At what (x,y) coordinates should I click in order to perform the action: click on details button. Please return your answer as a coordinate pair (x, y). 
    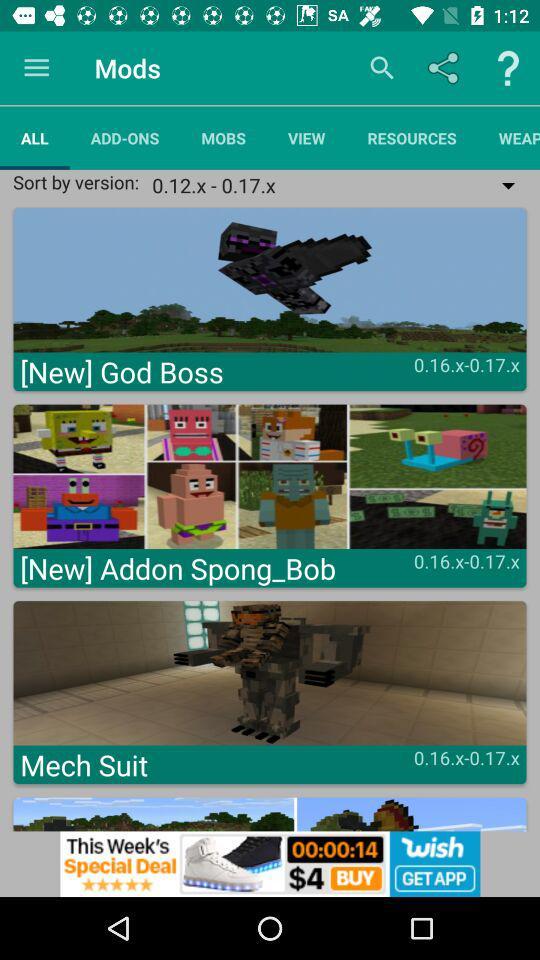
    Looking at the image, I should click on (508, 68).